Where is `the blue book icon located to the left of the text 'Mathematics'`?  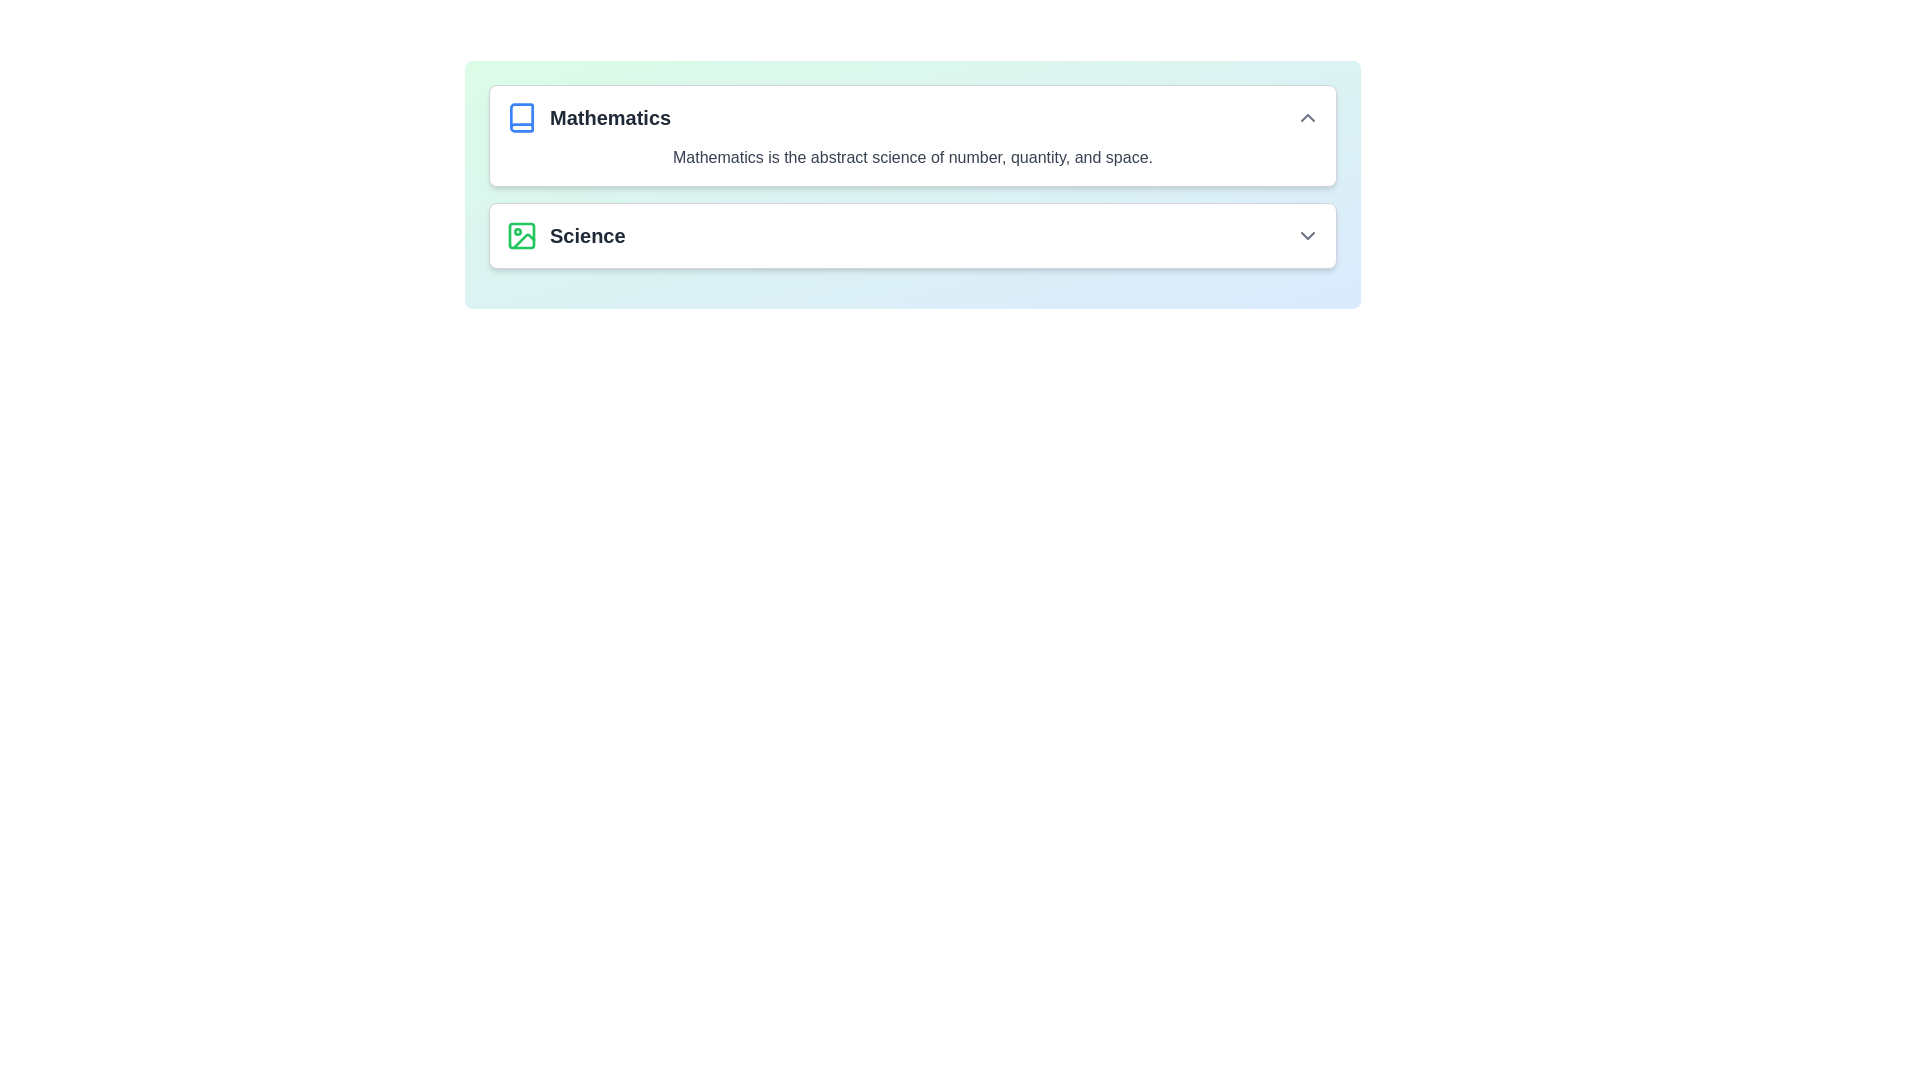 the blue book icon located to the left of the text 'Mathematics' is located at coordinates (522, 118).